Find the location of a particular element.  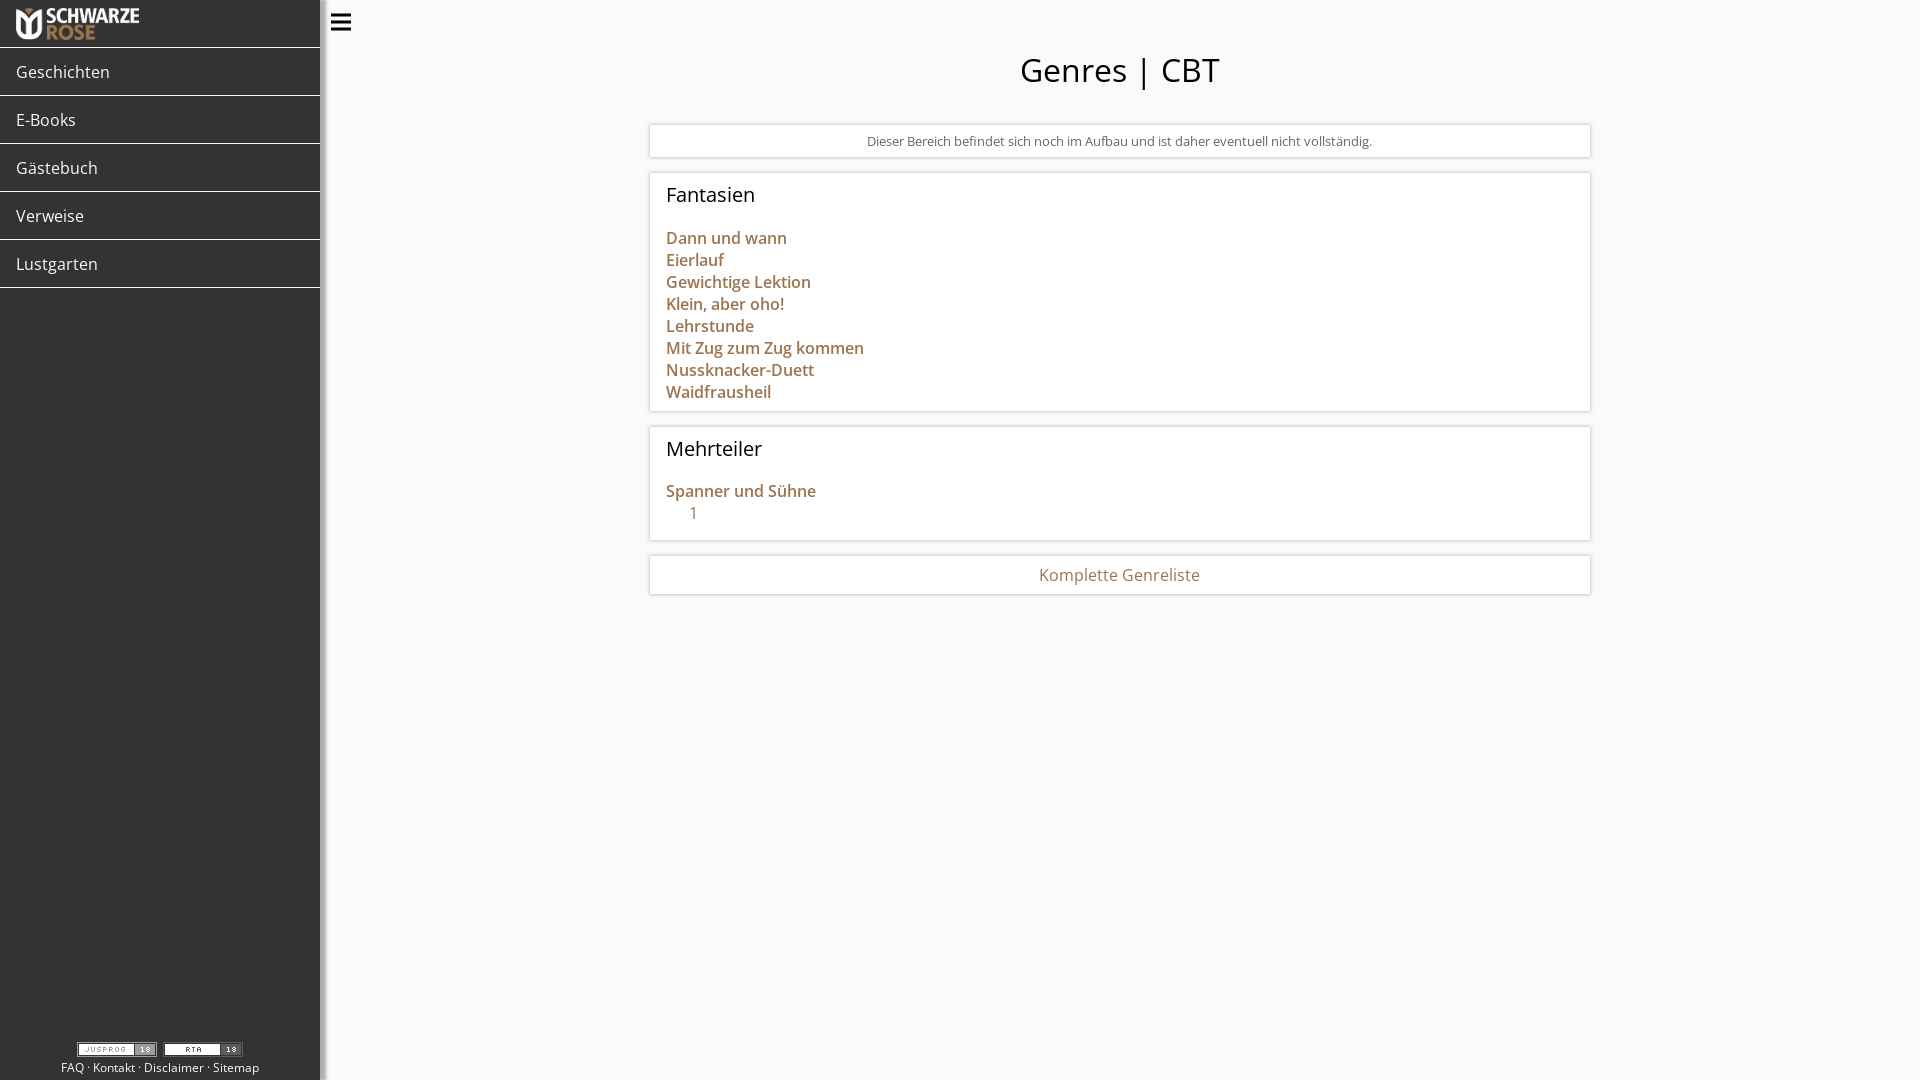

'Sitemap' is located at coordinates (235, 1066).